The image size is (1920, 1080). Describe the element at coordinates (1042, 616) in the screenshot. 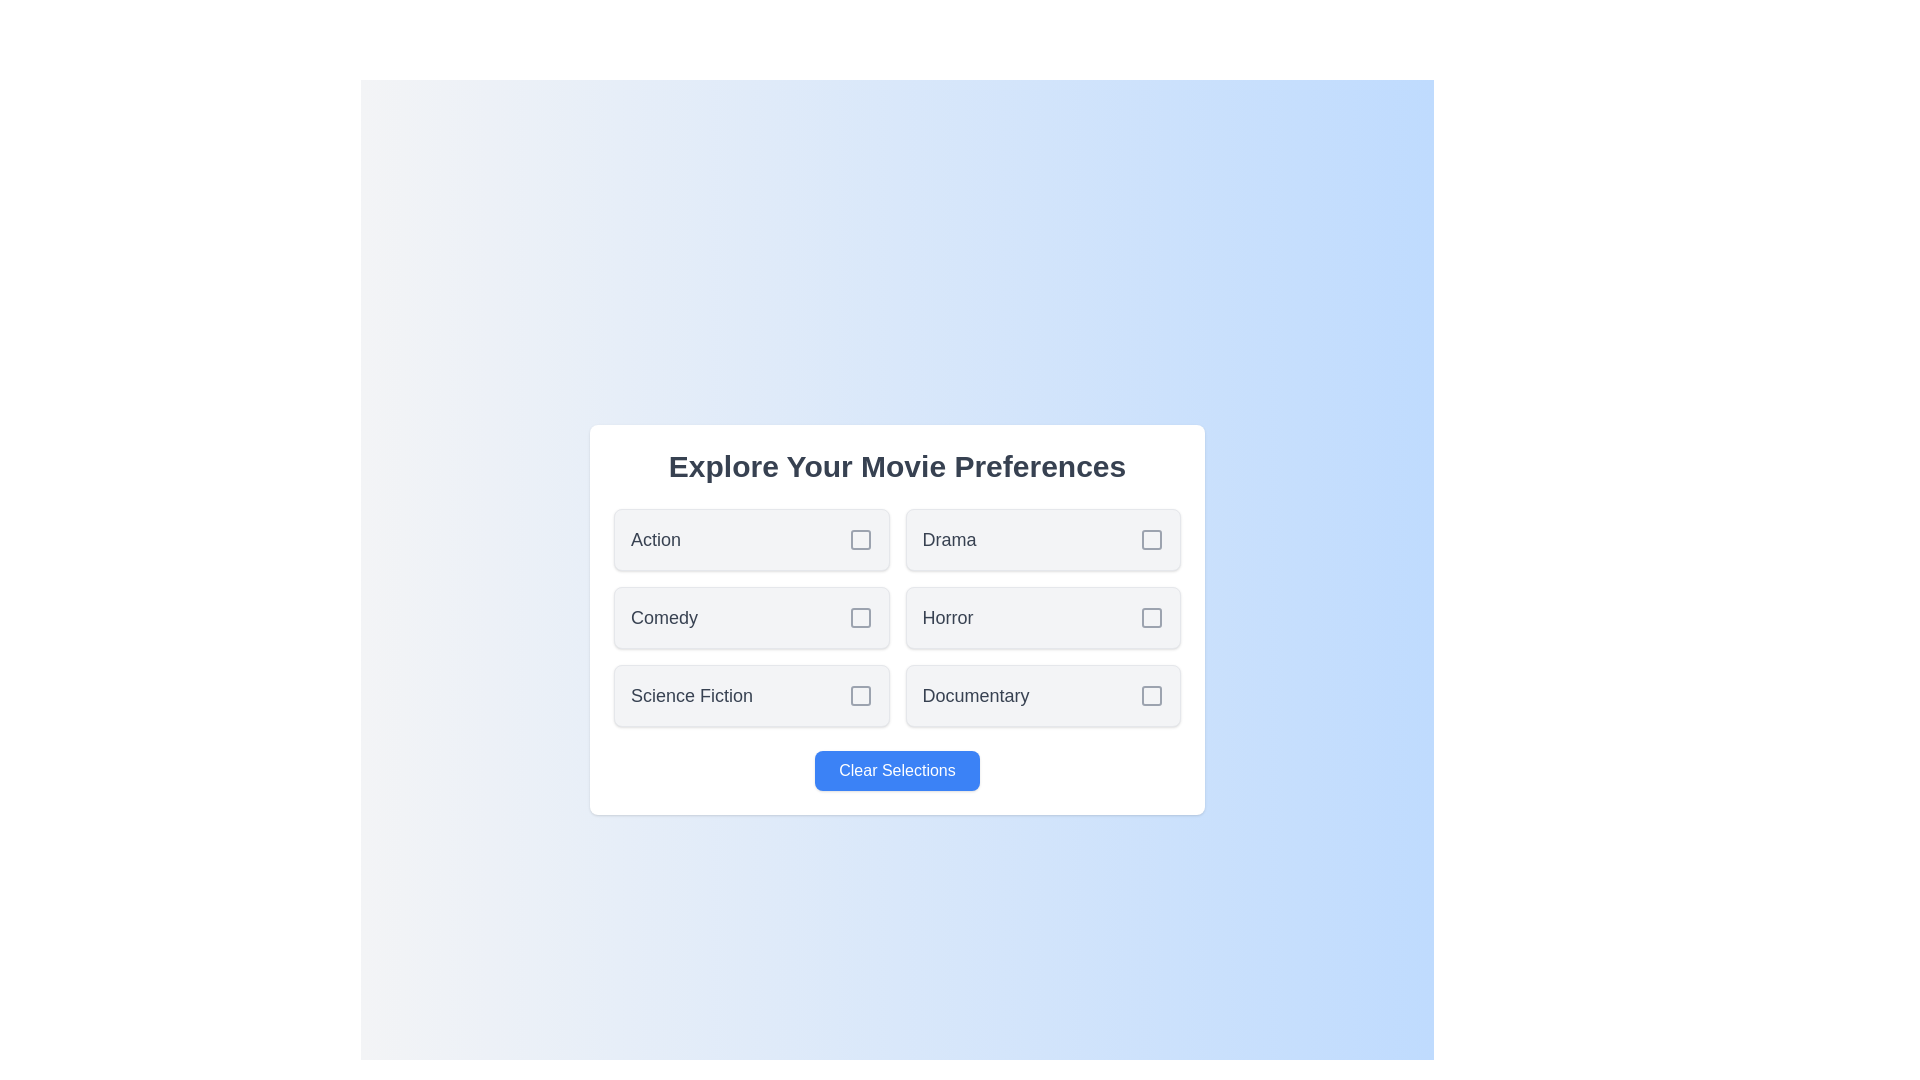

I see `the genre Horror` at that location.